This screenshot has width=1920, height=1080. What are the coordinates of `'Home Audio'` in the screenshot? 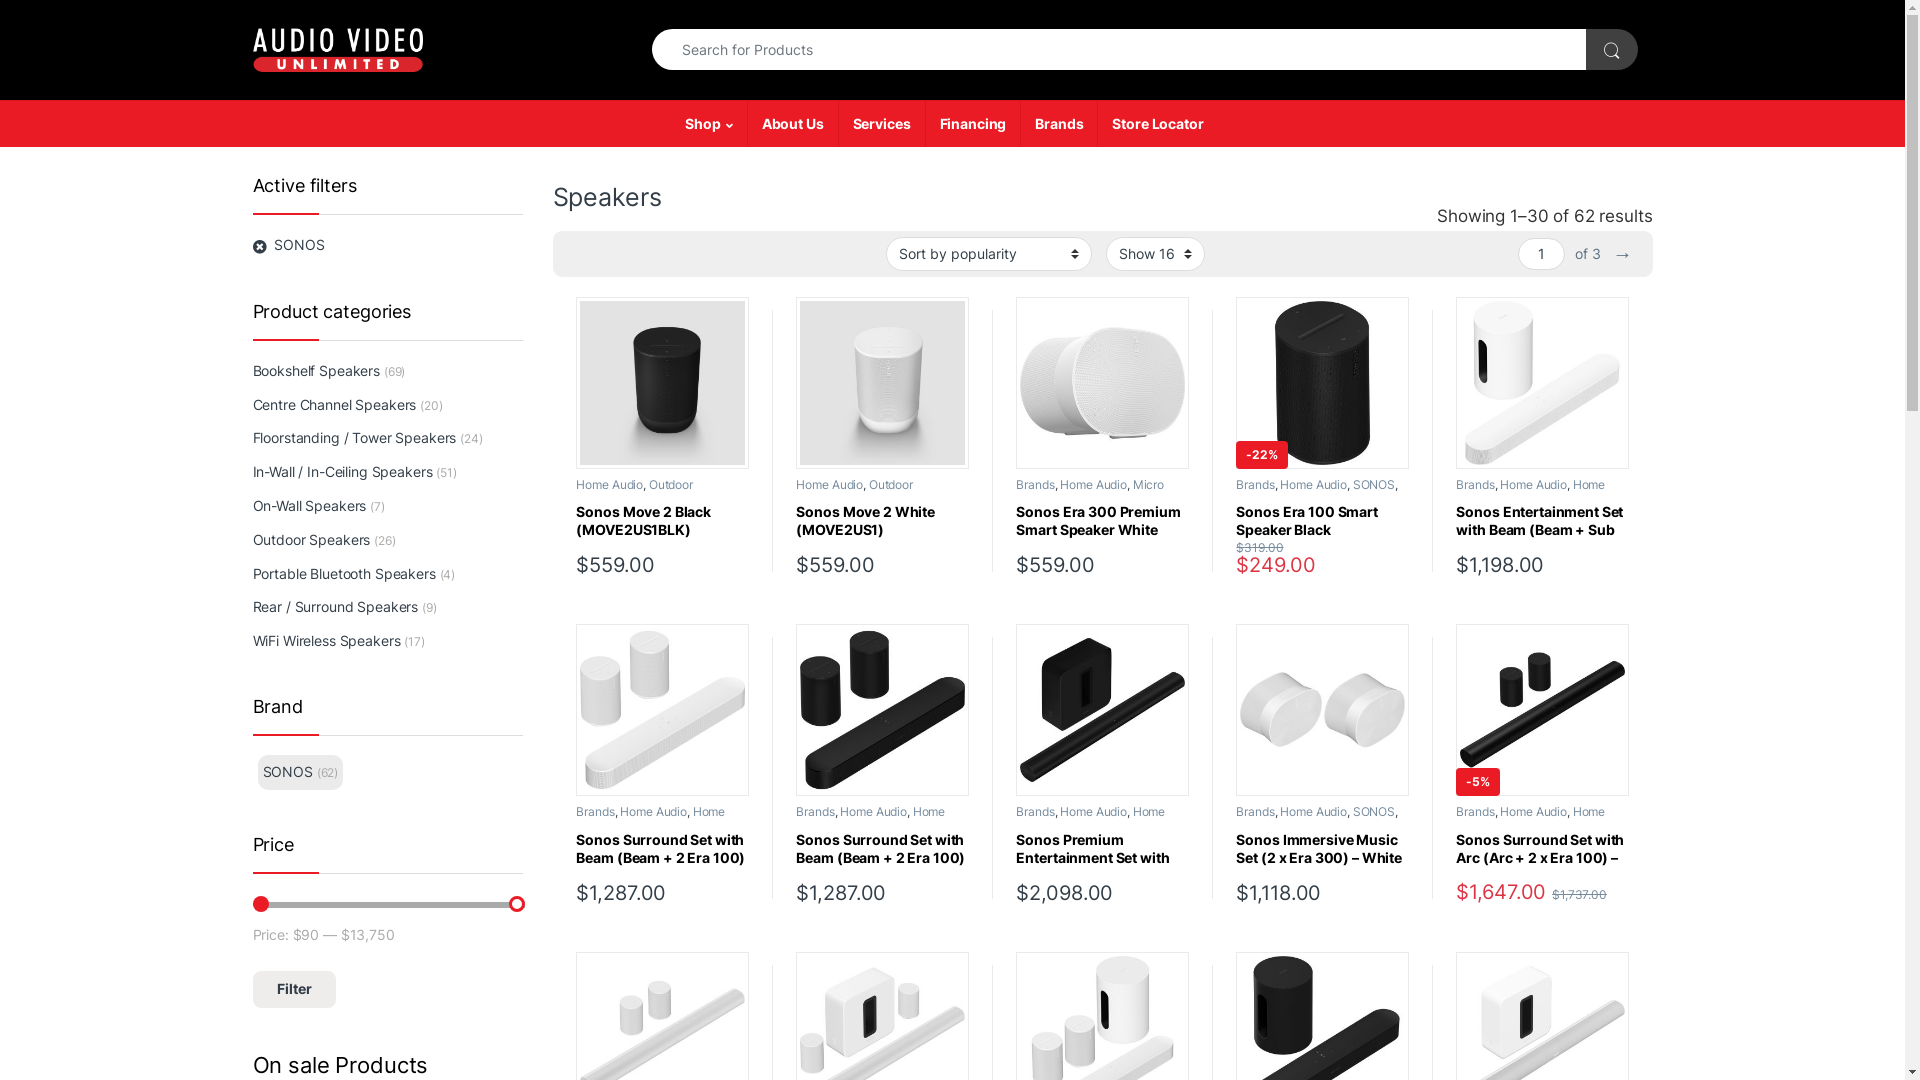 It's located at (829, 484).